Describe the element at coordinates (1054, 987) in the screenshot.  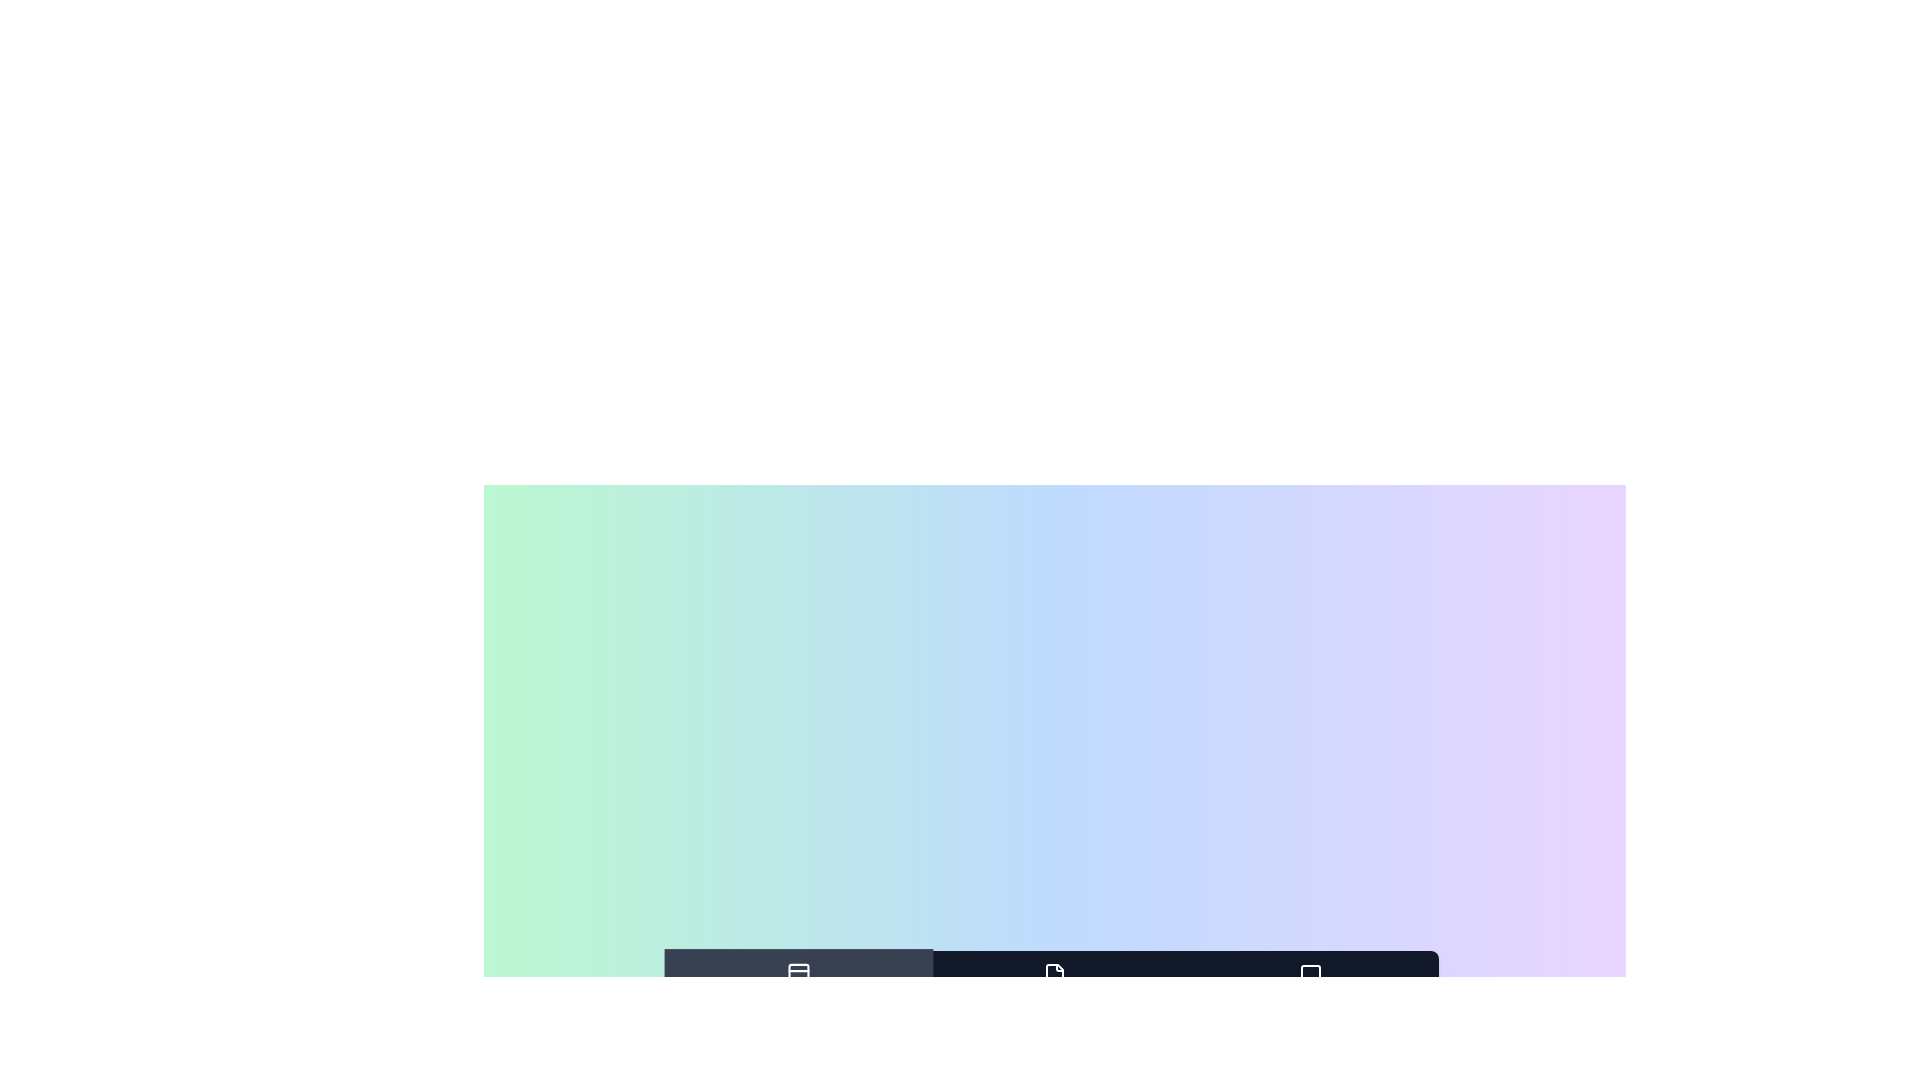
I see `the tab labeled Documents to observe the hover effect` at that location.